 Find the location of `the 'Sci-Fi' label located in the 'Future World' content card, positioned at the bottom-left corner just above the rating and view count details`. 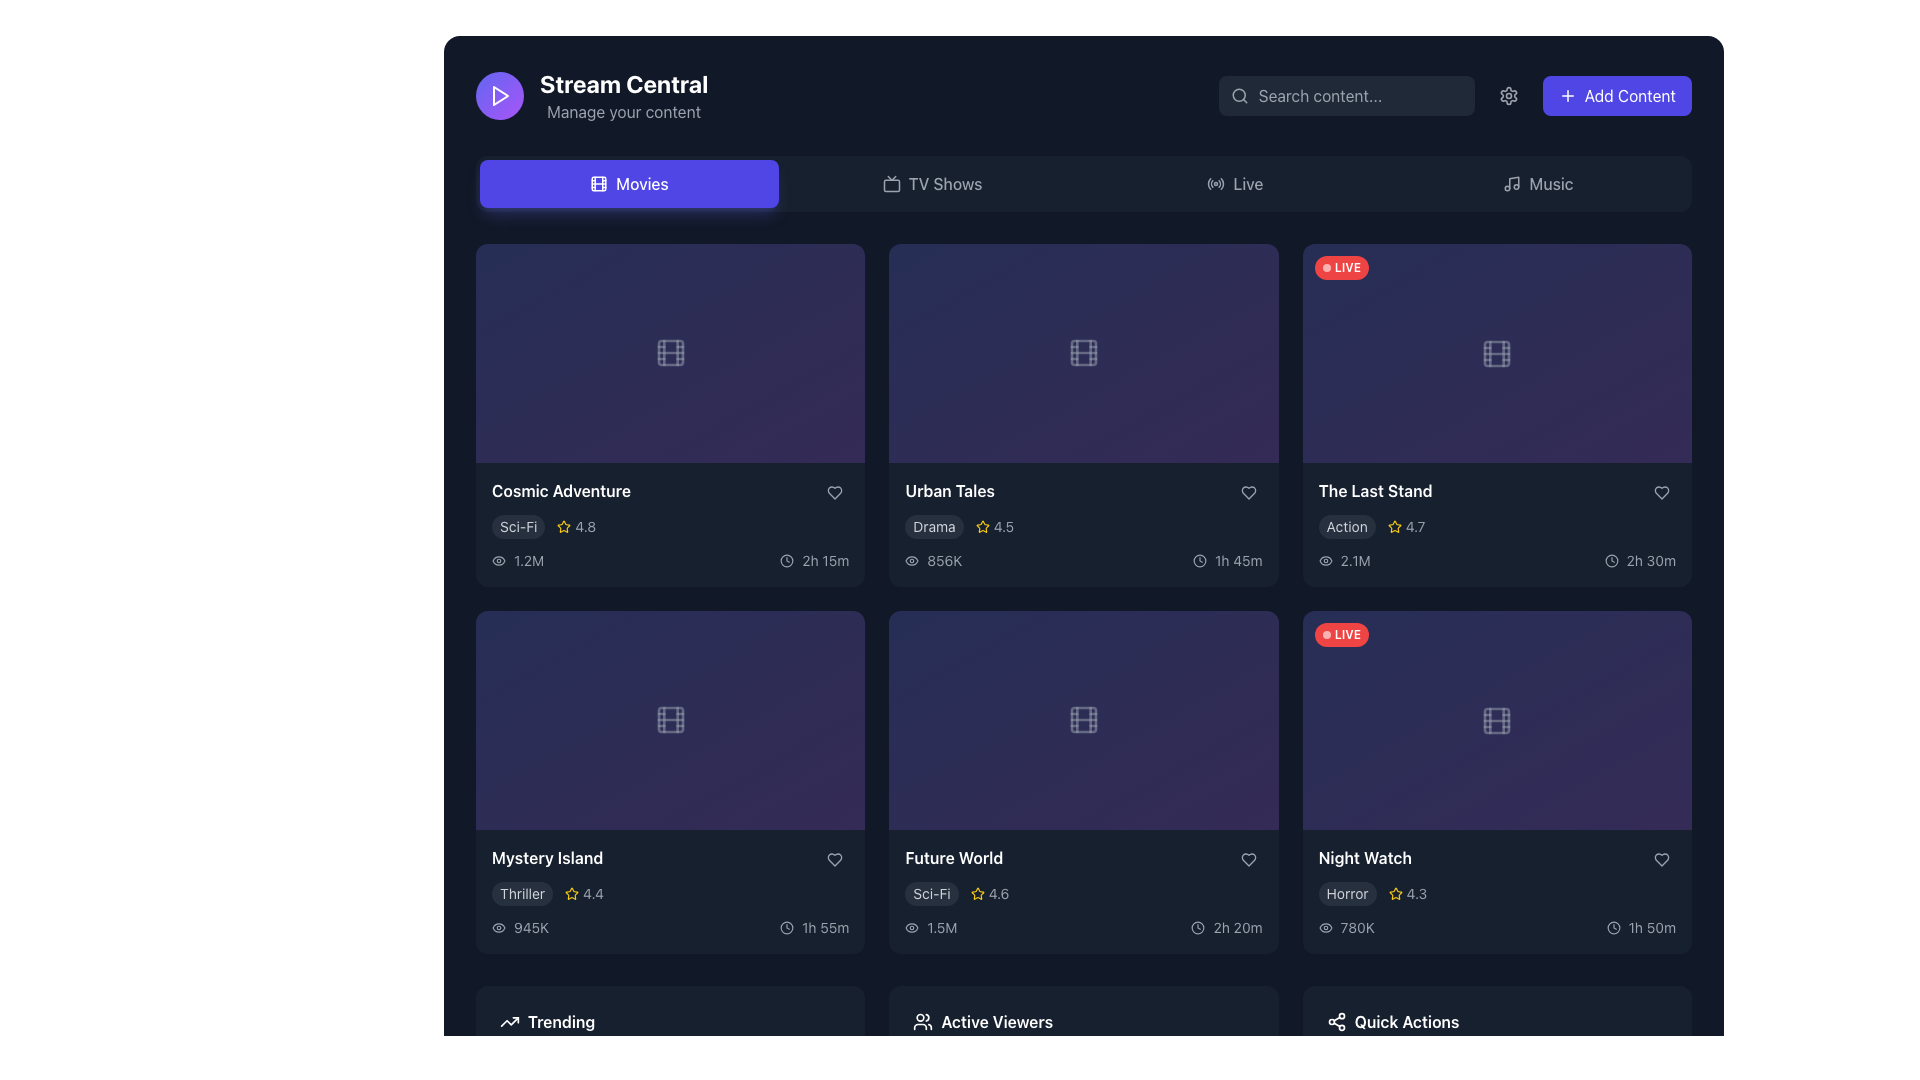

the 'Sci-Fi' label located in the 'Future World' content card, positioned at the bottom-left corner just above the rating and view count details is located at coordinates (930, 893).